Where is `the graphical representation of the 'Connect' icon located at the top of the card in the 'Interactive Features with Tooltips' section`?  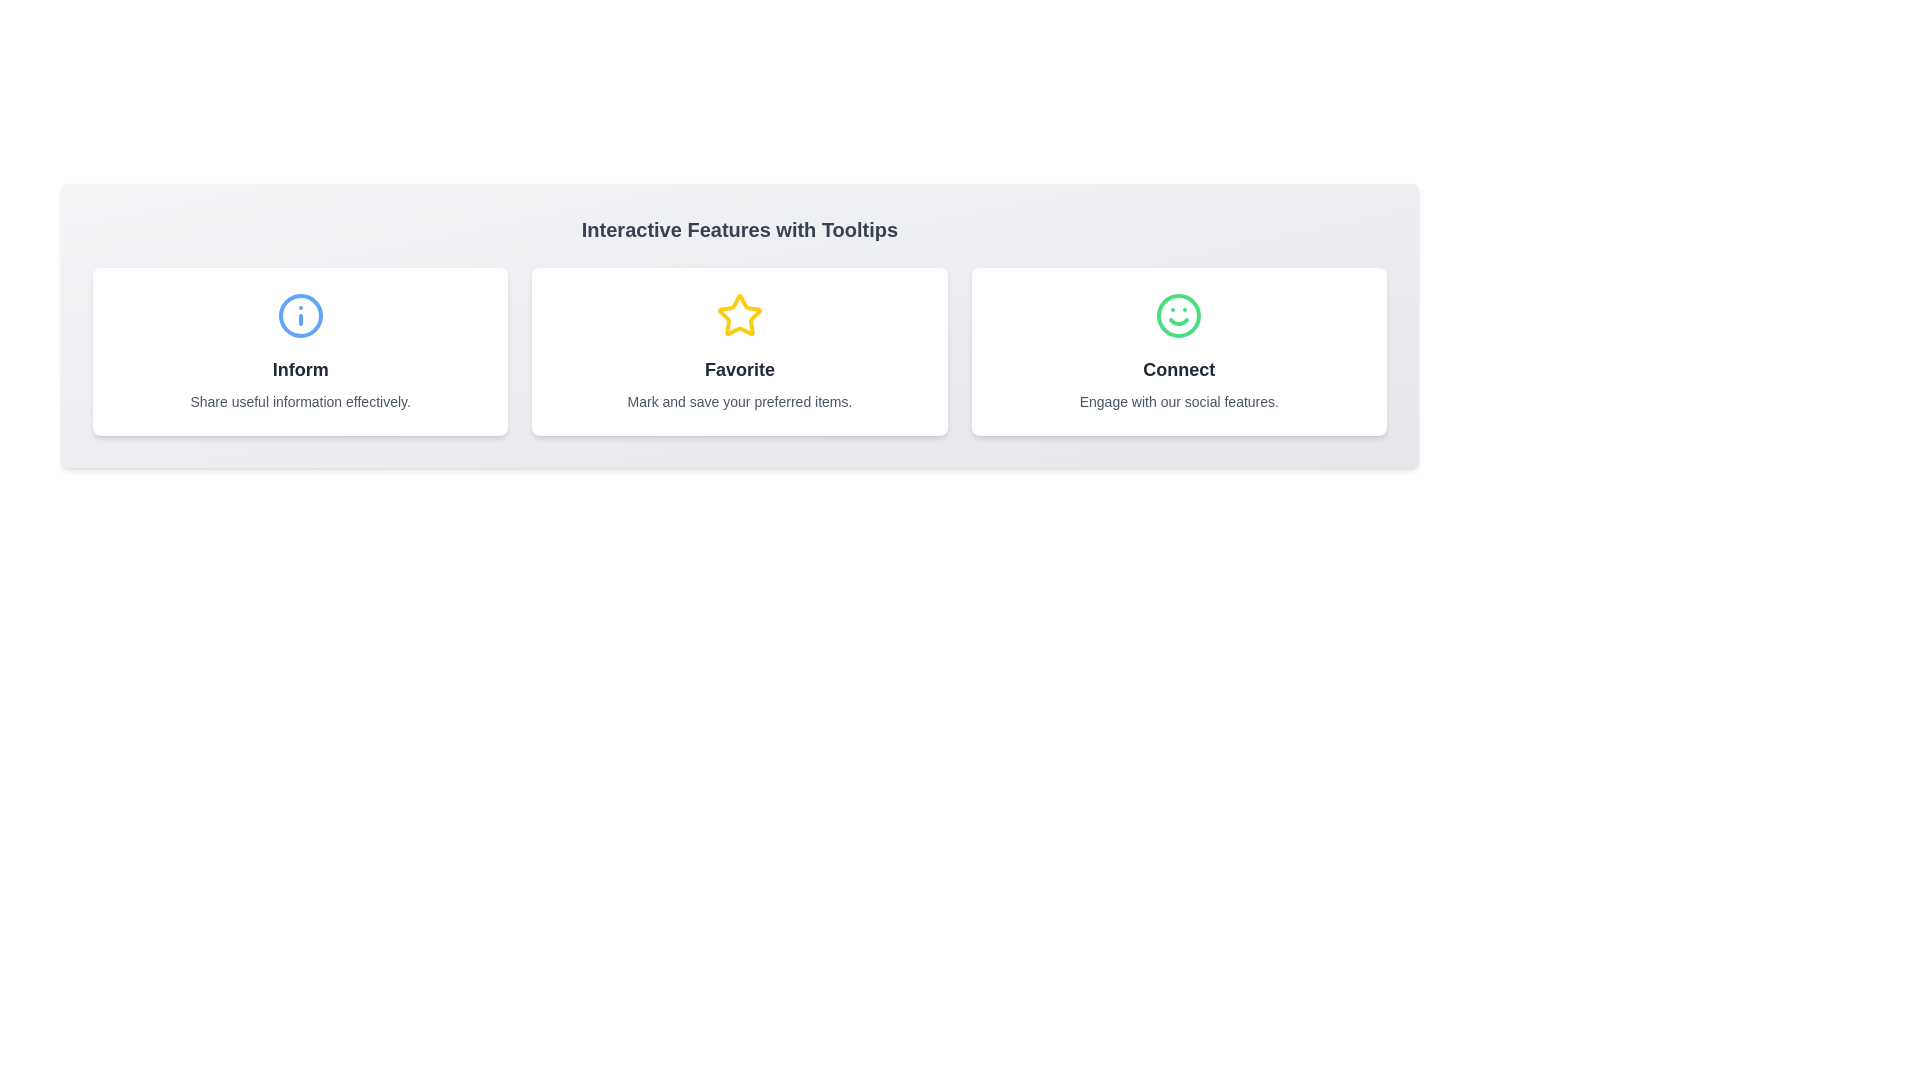 the graphical representation of the 'Connect' icon located at the top of the card in the 'Interactive Features with Tooltips' section is located at coordinates (1179, 315).